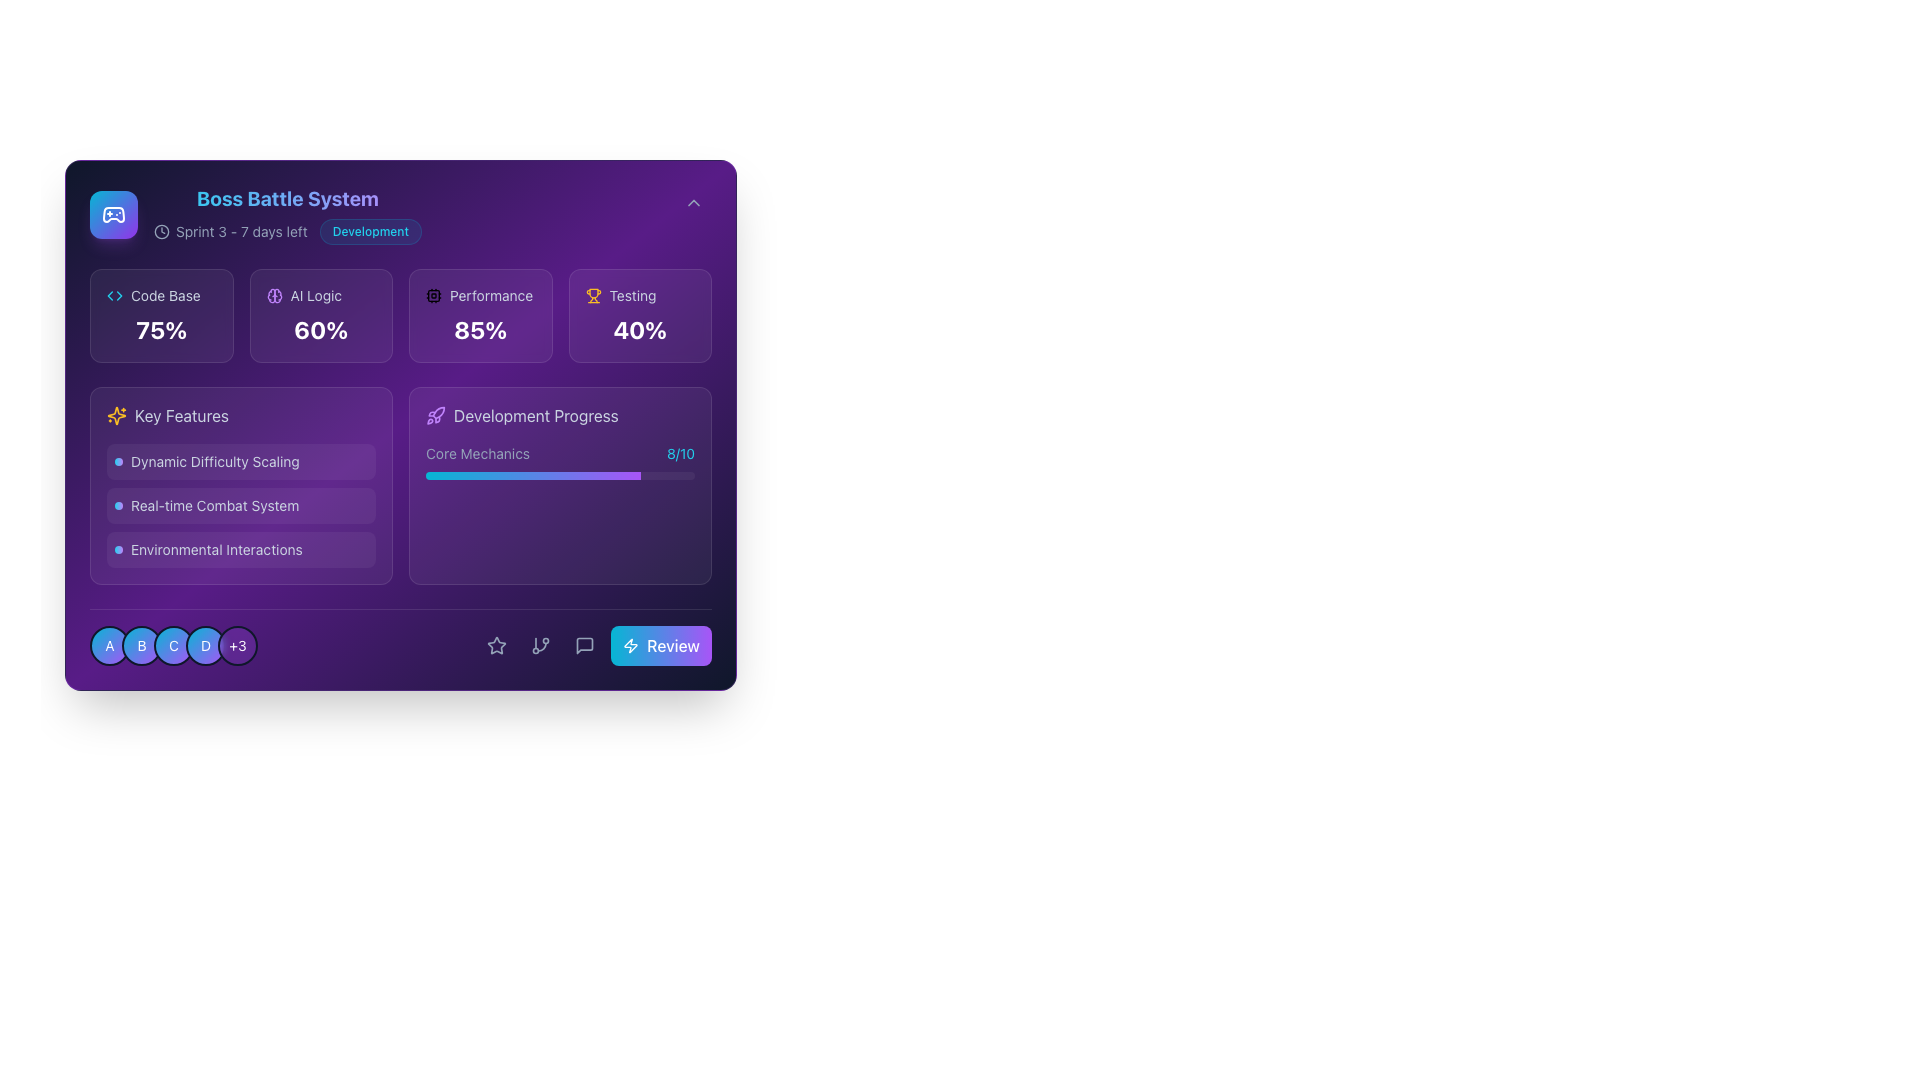 The height and width of the screenshot is (1080, 1920). What do you see at coordinates (216, 550) in the screenshot?
I see `the text content of the label displaying 'Environmental Interactions', which is located in the bottom section of the 'Key Features' group` at bounding box center [216, 550].